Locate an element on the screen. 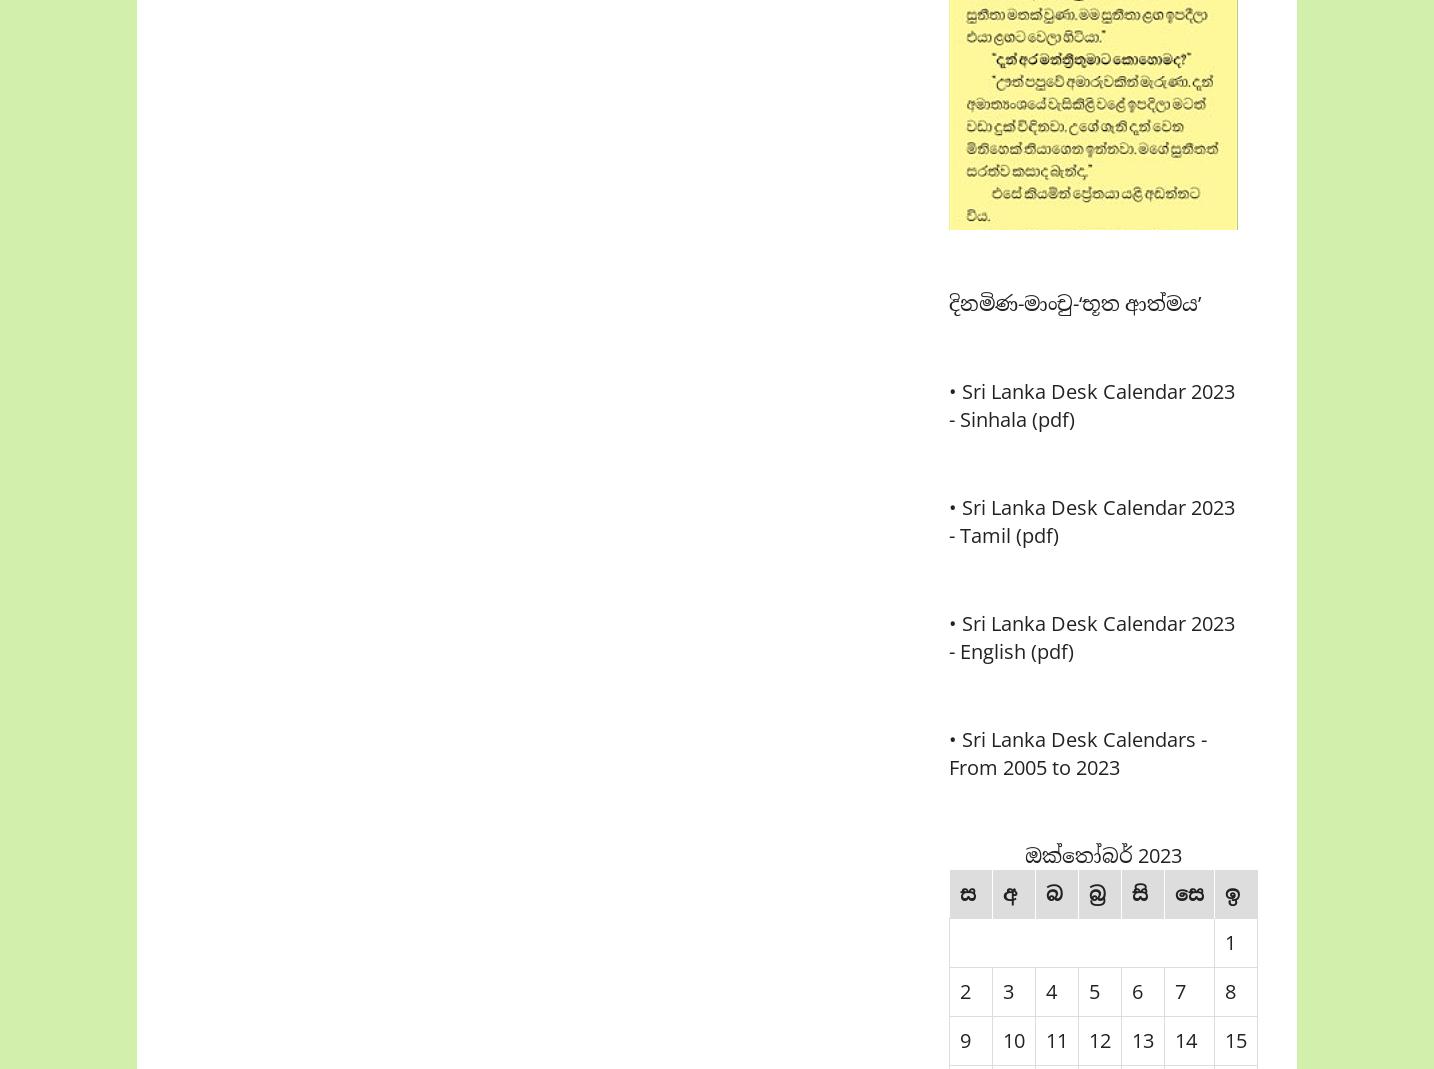  '• Sri Lanka Desk Calendar 2023 - English (pdf)' is located at coordinates (1091, 637).